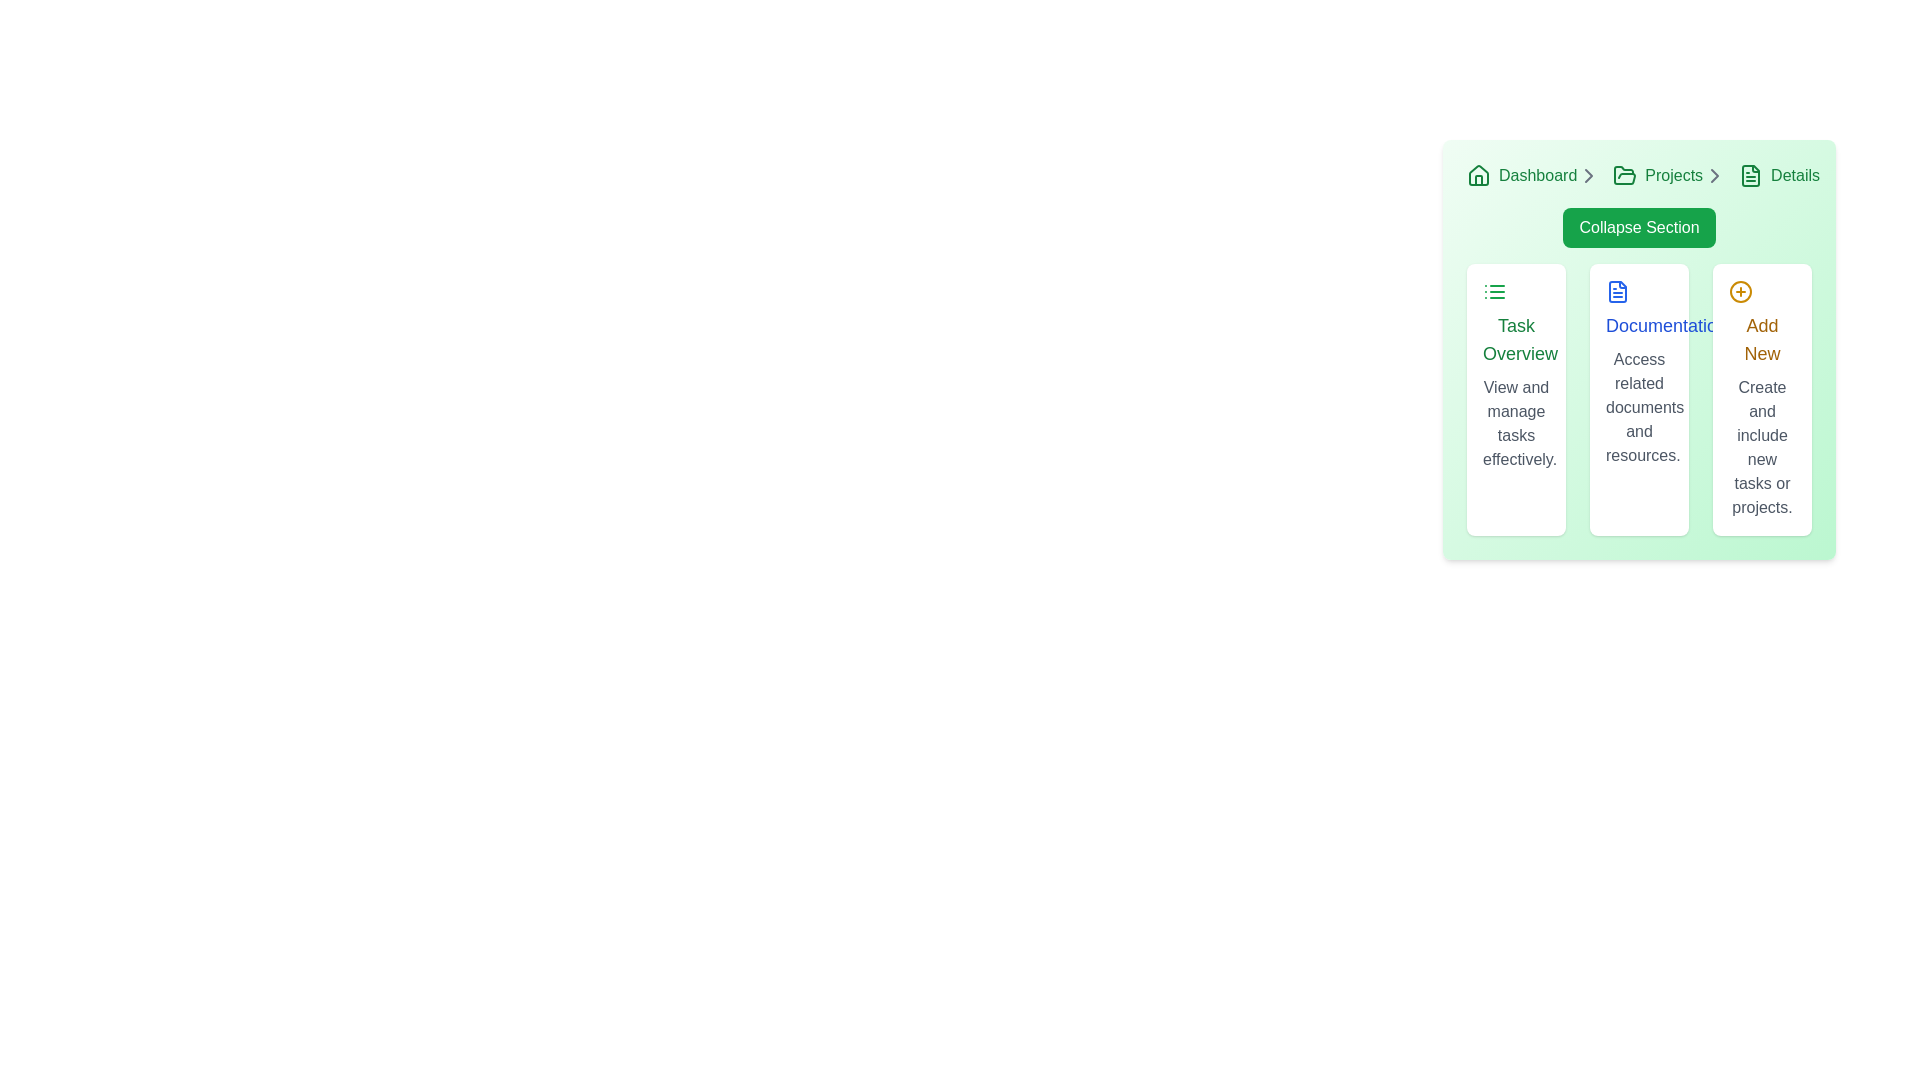  I want to click on the collapse button located at the top of the section containing contextual information about tasks and projects to hide the detailed contents and simplify the interface, so click(1639, 226).